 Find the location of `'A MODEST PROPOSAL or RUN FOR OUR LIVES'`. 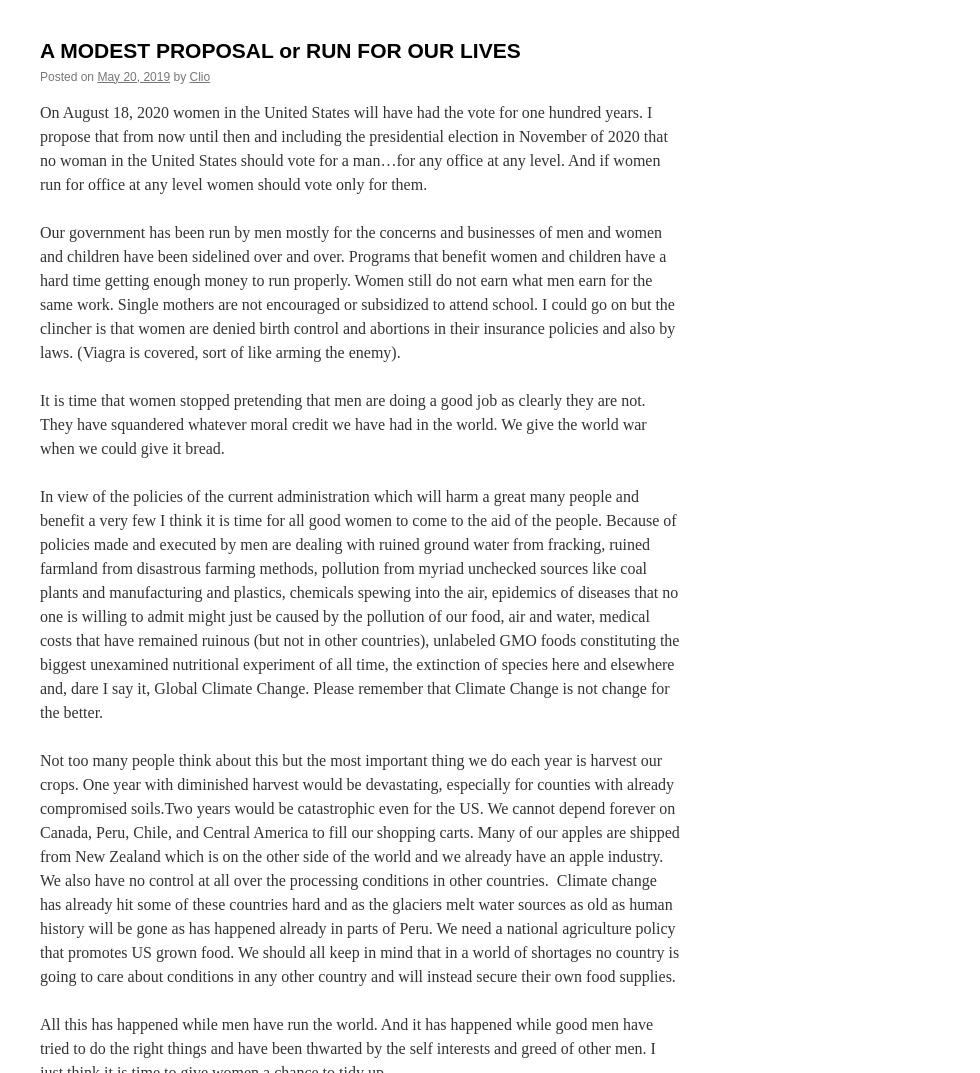

'A MODEST PROPOSAL or RUN FOR OUR LIVES' is located at coordinates (279, 49).